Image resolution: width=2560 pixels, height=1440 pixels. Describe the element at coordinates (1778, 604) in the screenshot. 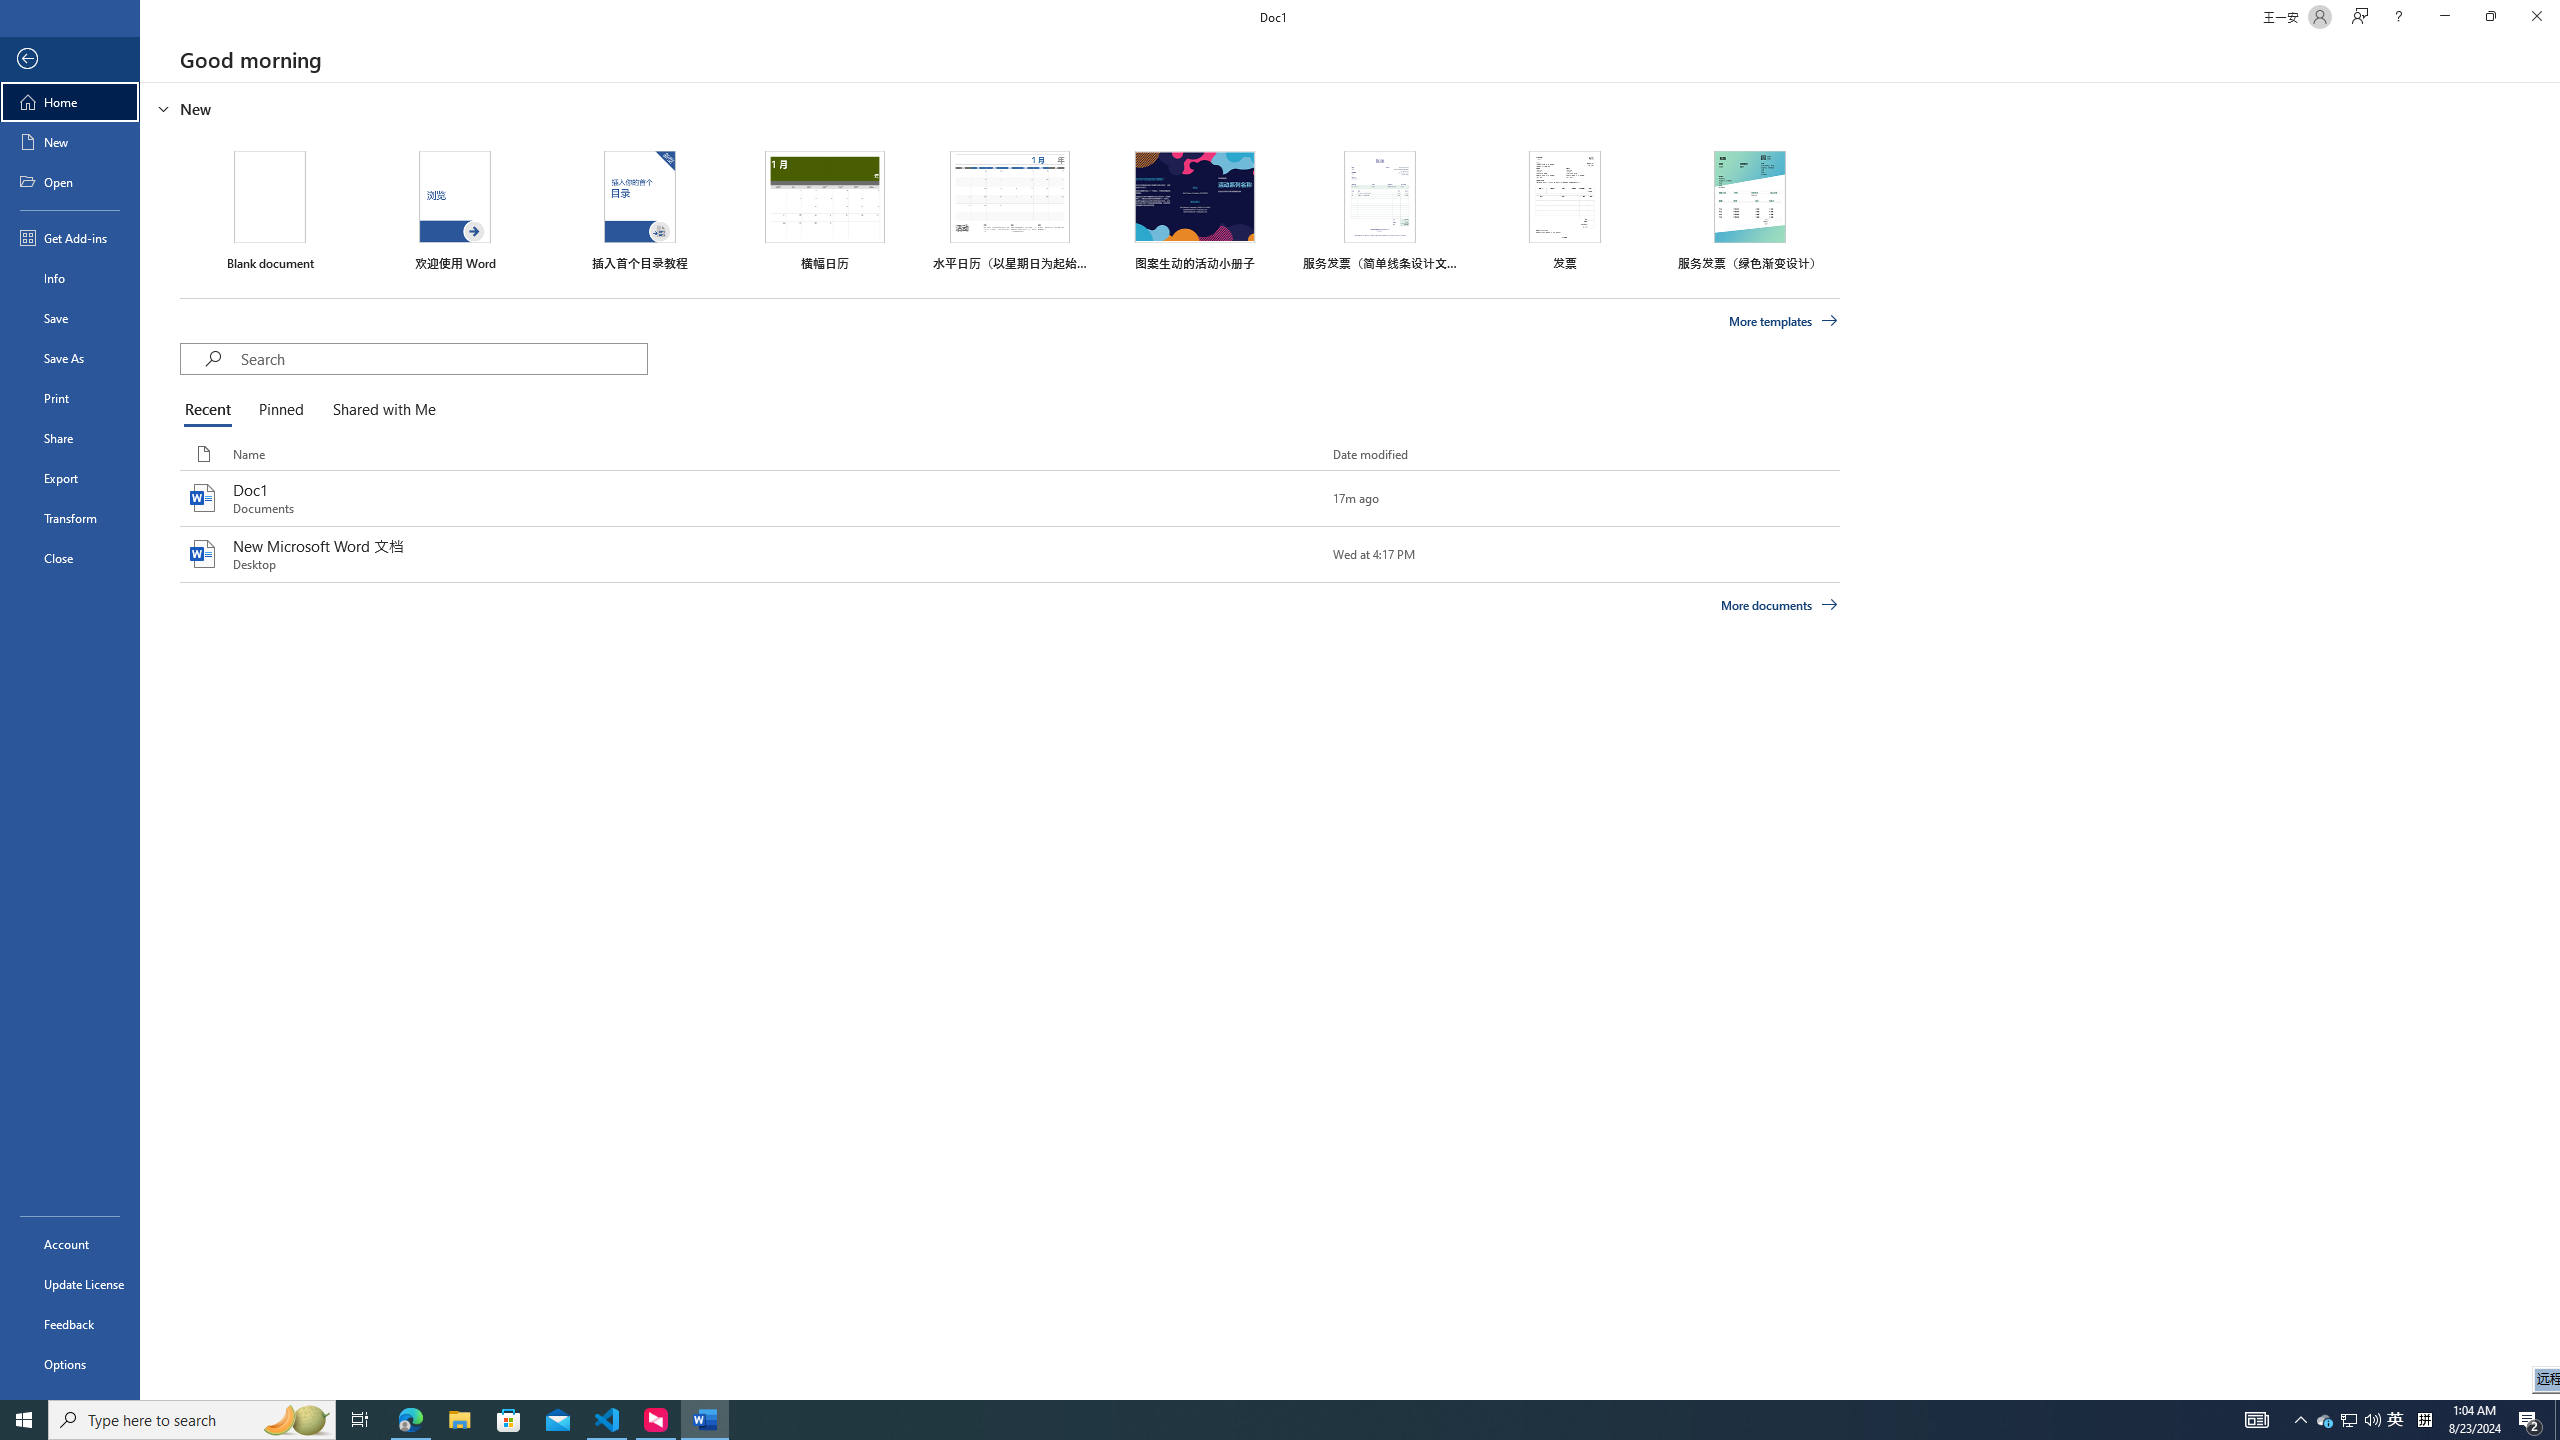

I see `'More documents'` at that location.